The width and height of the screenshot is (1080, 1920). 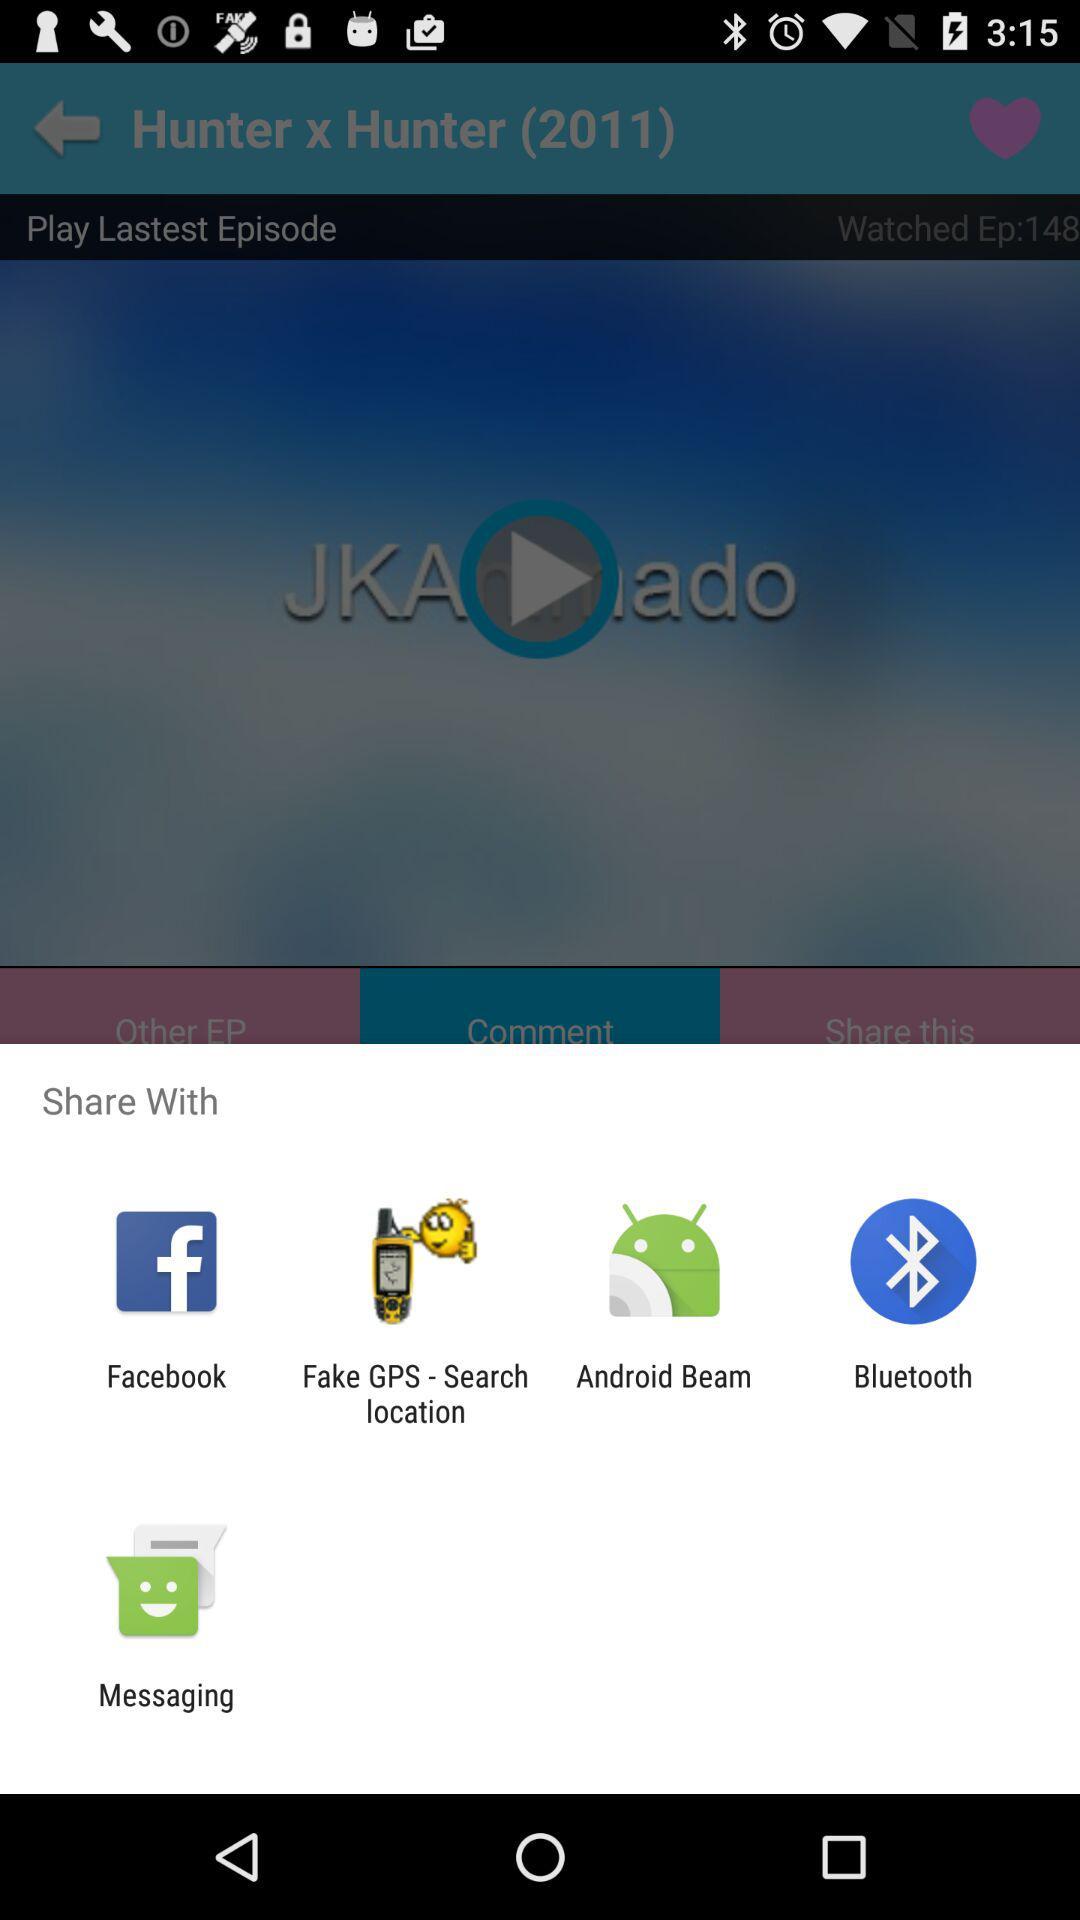 What do you see at coordinates (664, 1392) in the screenshot?
I see `android beam icon` at bounding box center [664, 1392].